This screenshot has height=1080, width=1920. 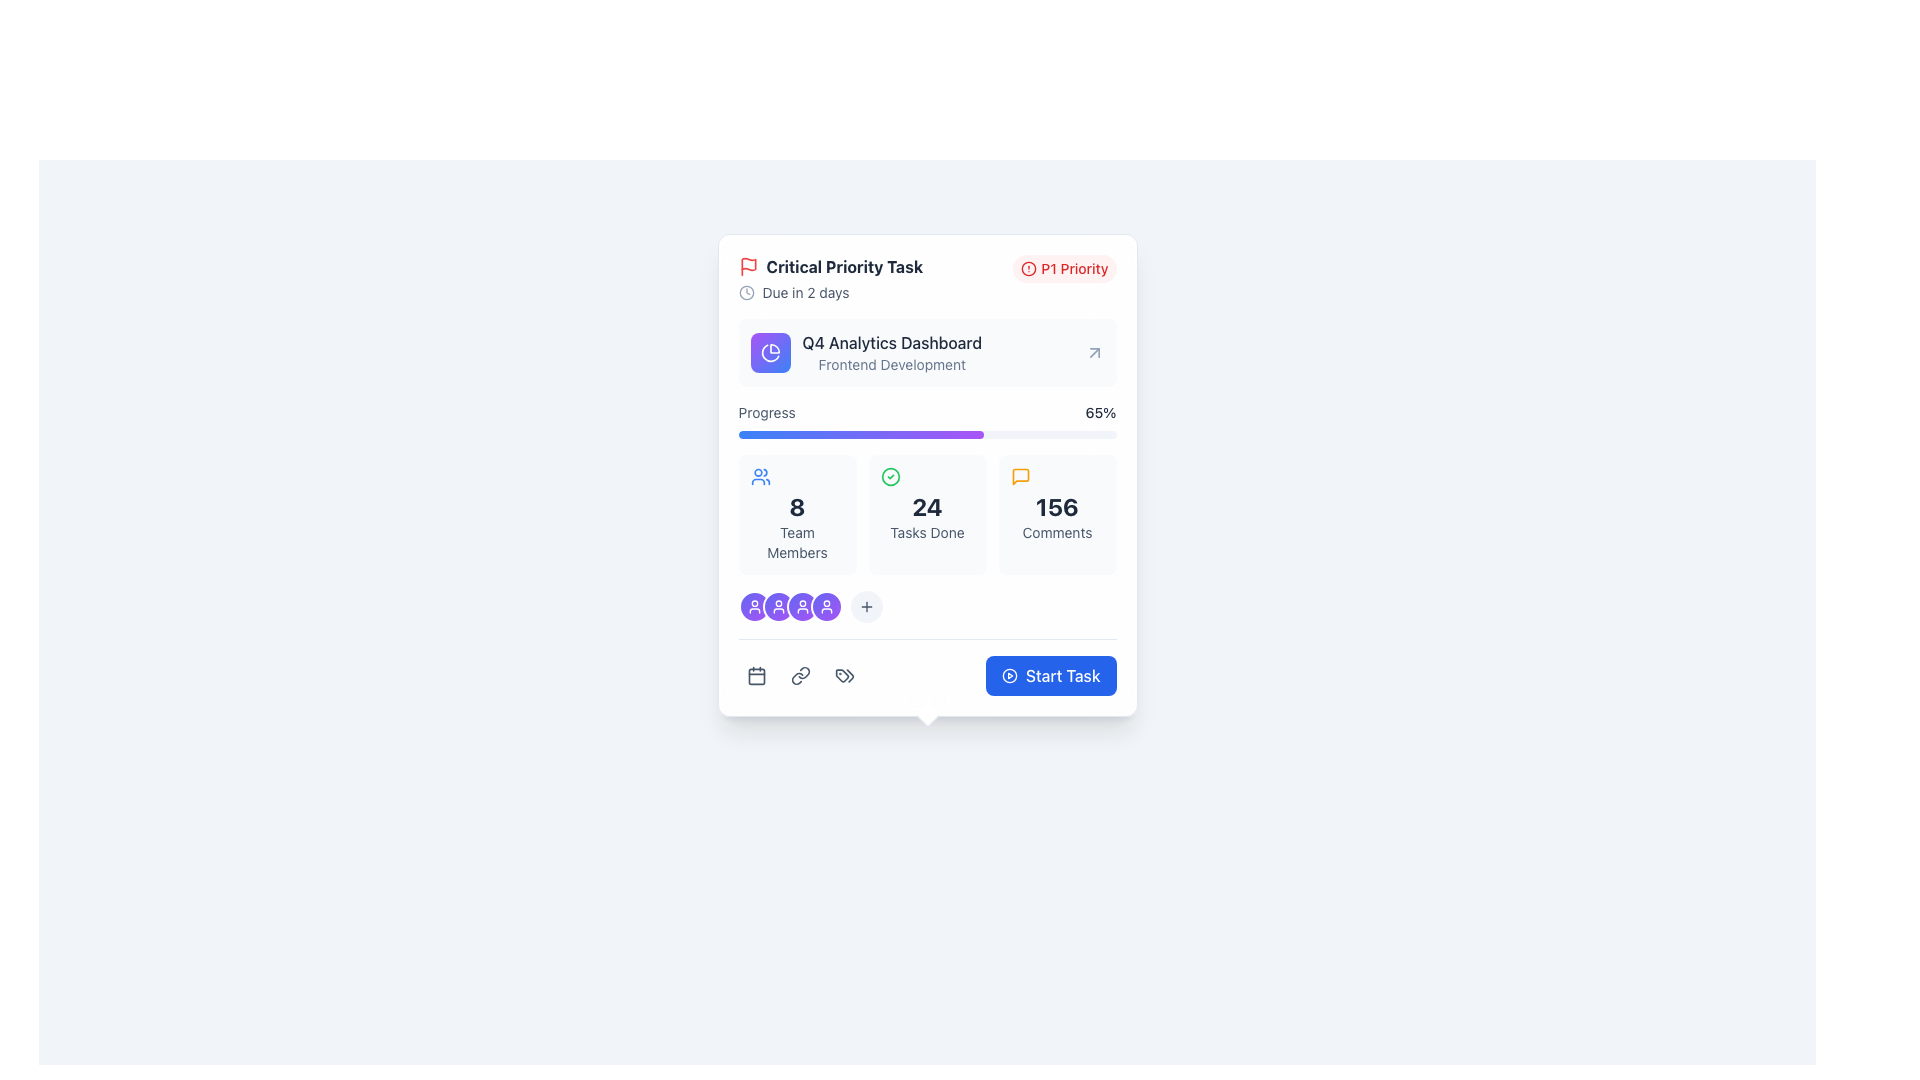 I want to click on the second button, so click(x=800, y=675).